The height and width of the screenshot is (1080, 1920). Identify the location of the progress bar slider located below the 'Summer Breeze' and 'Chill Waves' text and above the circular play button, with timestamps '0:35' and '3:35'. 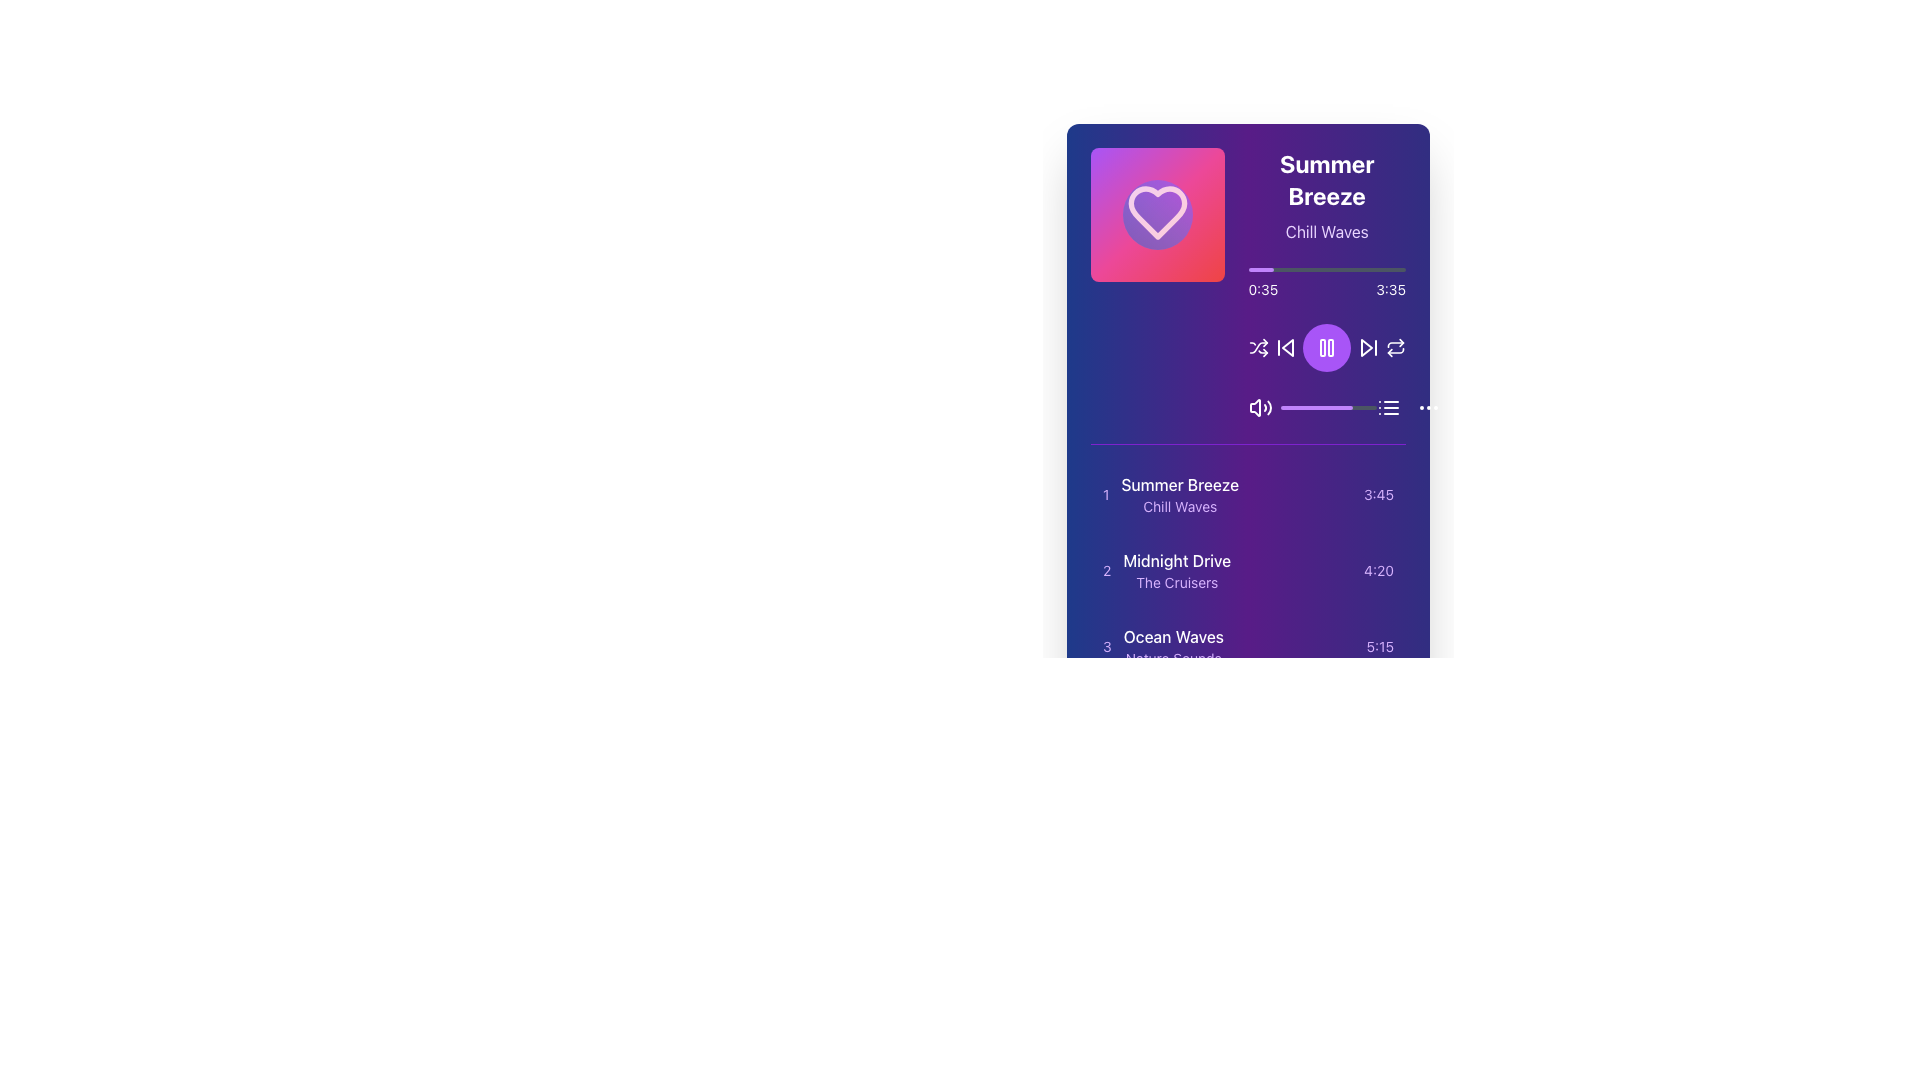
(1327, 284).